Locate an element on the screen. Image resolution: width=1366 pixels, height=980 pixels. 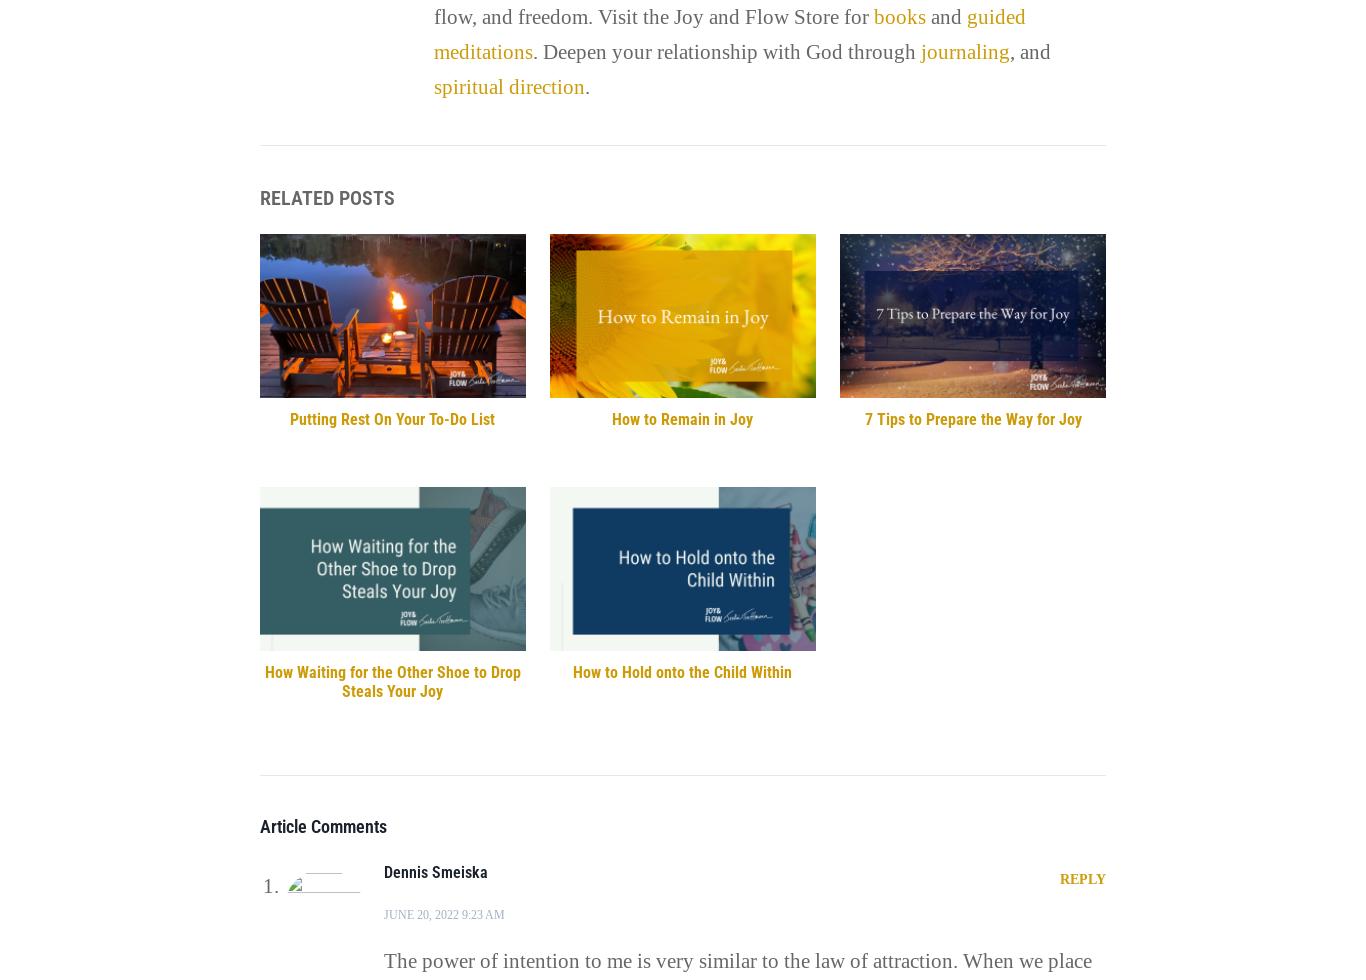
'June 20, 2022 9:23 am' is located at coordinates (442, 913).